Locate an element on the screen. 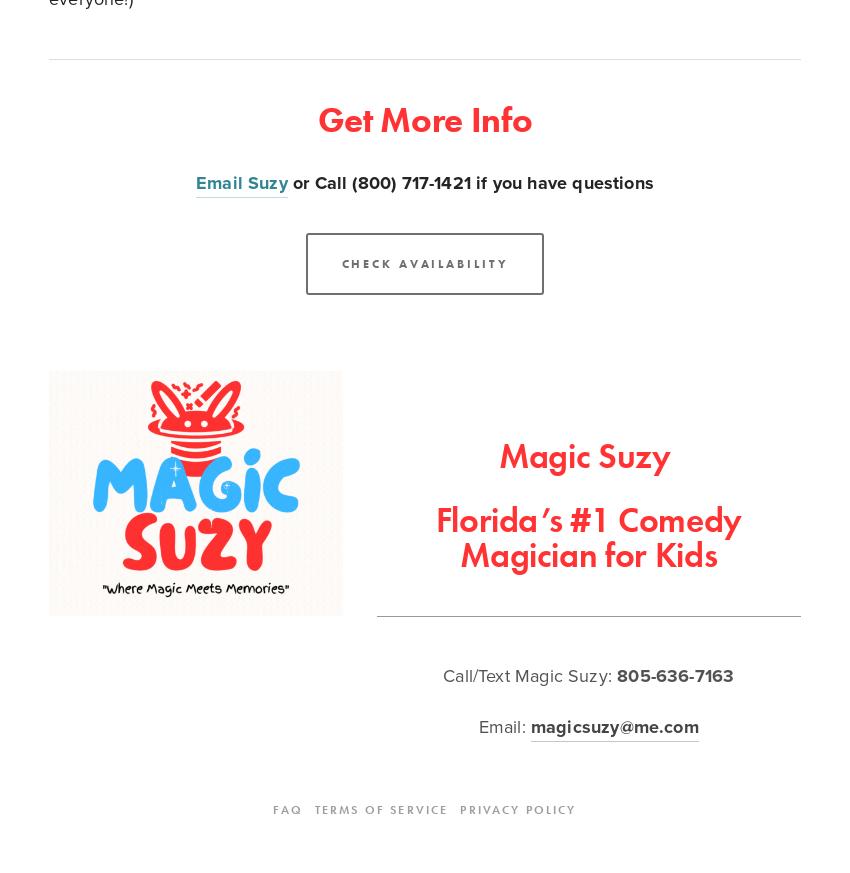 The image size is (850, 873). 'Email Suzy' is located at coordinates (241, 181).